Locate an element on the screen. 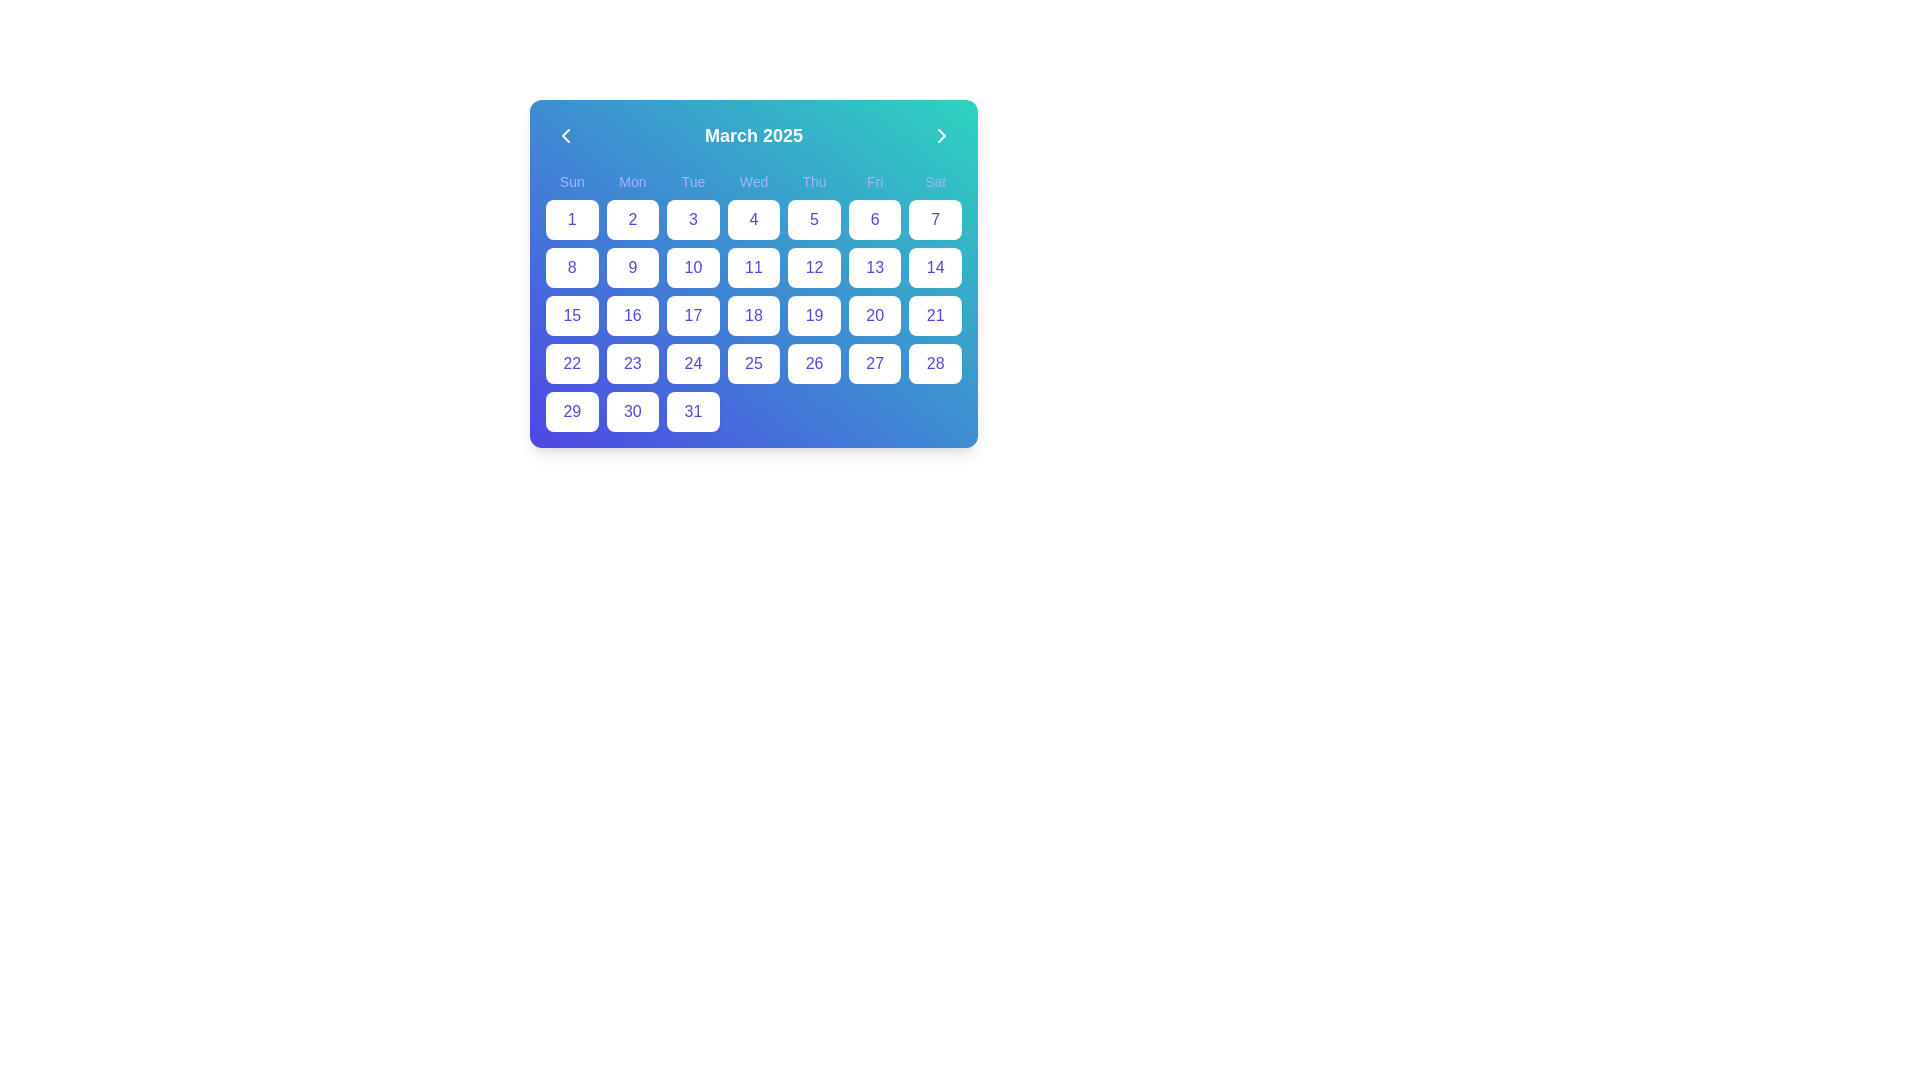  the button representing the date '22' in the calendar interface is located at coordinates (571, 363).